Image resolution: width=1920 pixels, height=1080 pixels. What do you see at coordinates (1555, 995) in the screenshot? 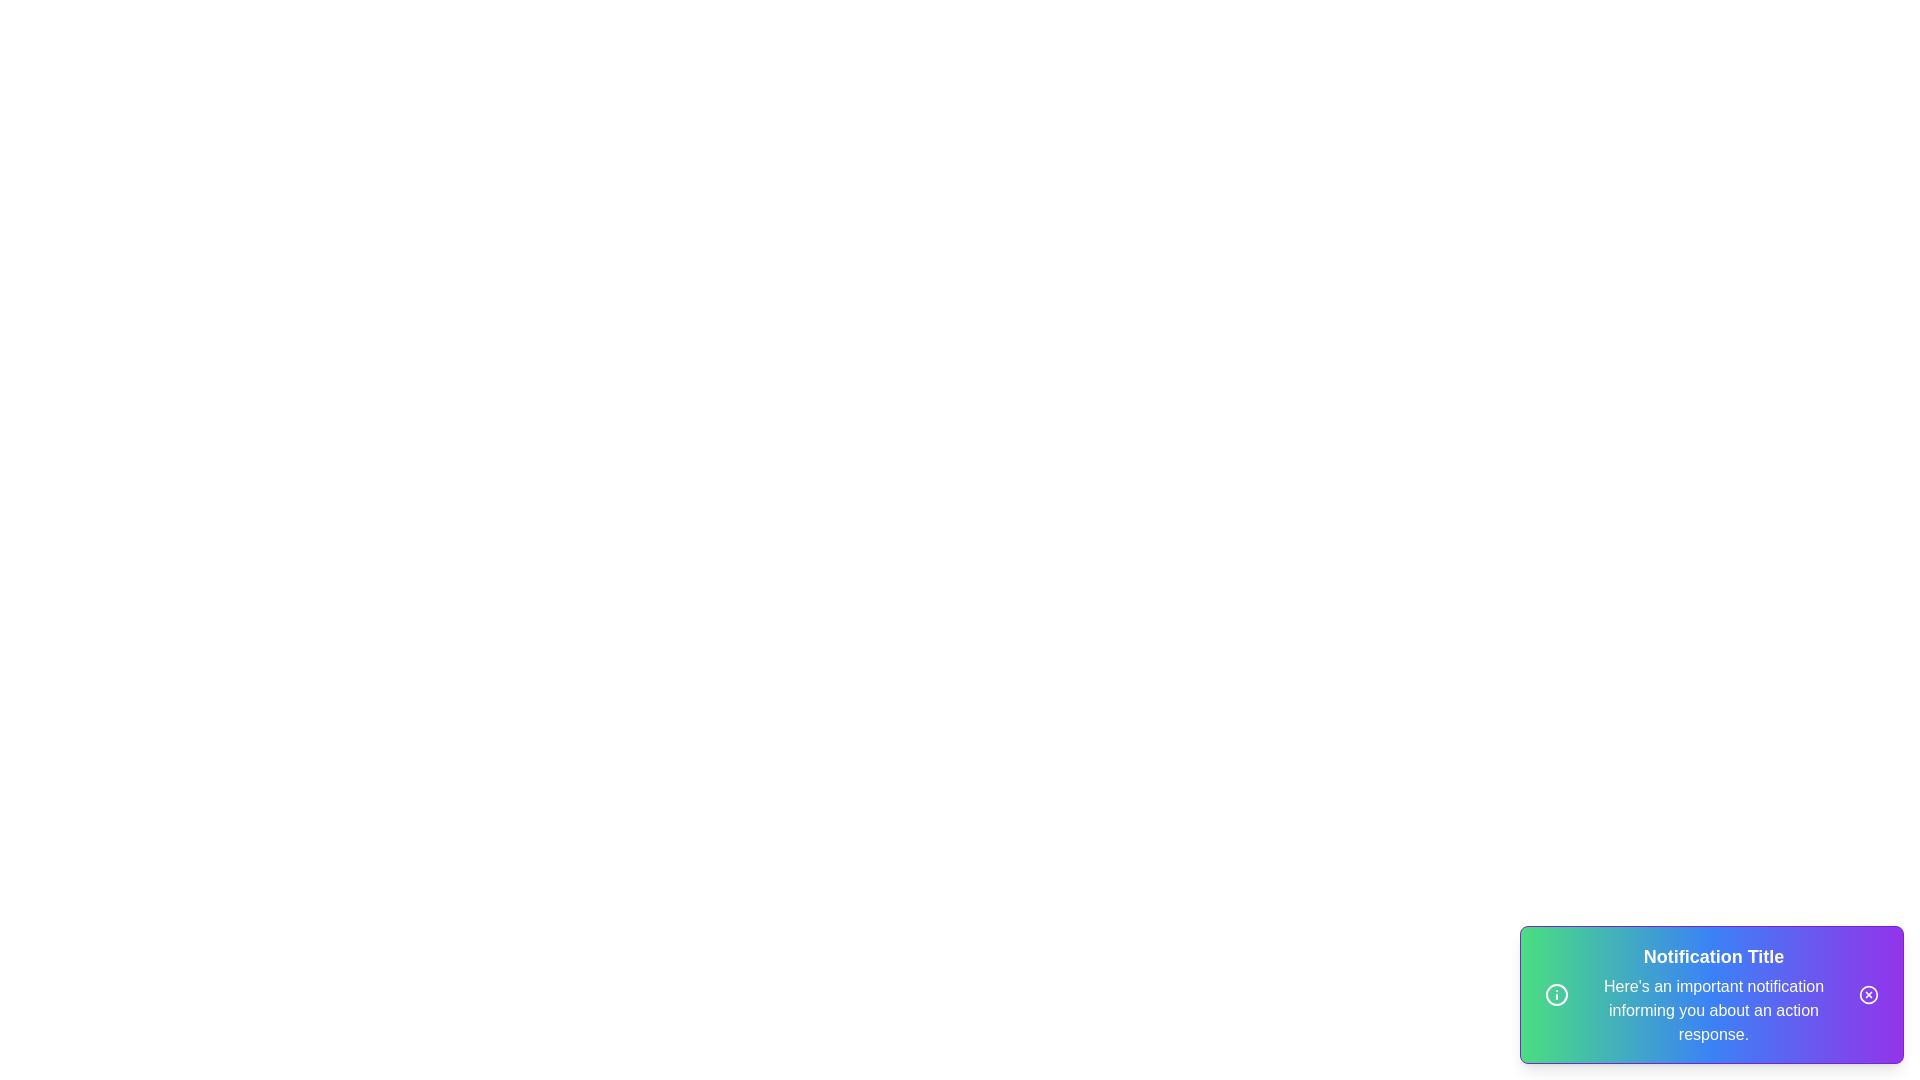
I see `the decorative icon in the alert` at bounding box center [1555, 995].